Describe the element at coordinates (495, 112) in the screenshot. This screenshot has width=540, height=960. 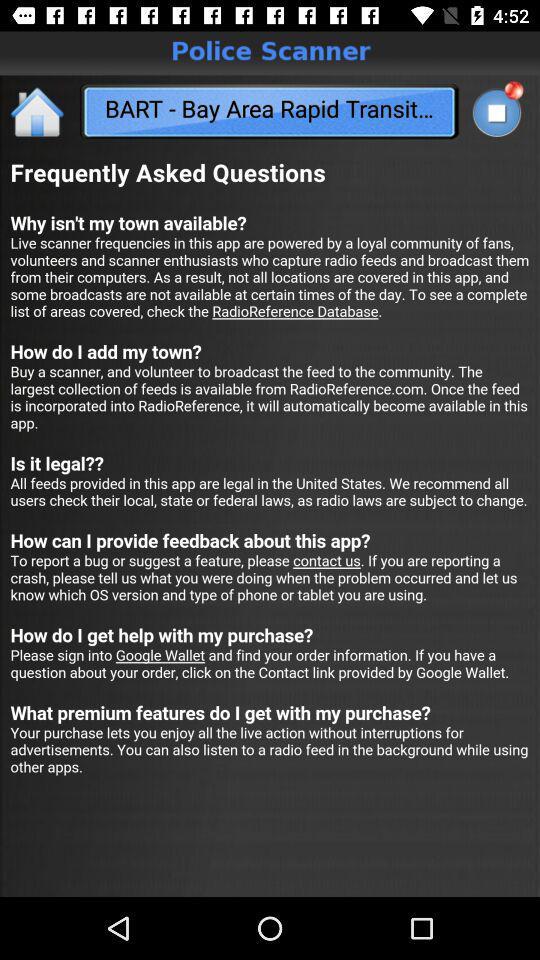
I see `tap to search` at that location.